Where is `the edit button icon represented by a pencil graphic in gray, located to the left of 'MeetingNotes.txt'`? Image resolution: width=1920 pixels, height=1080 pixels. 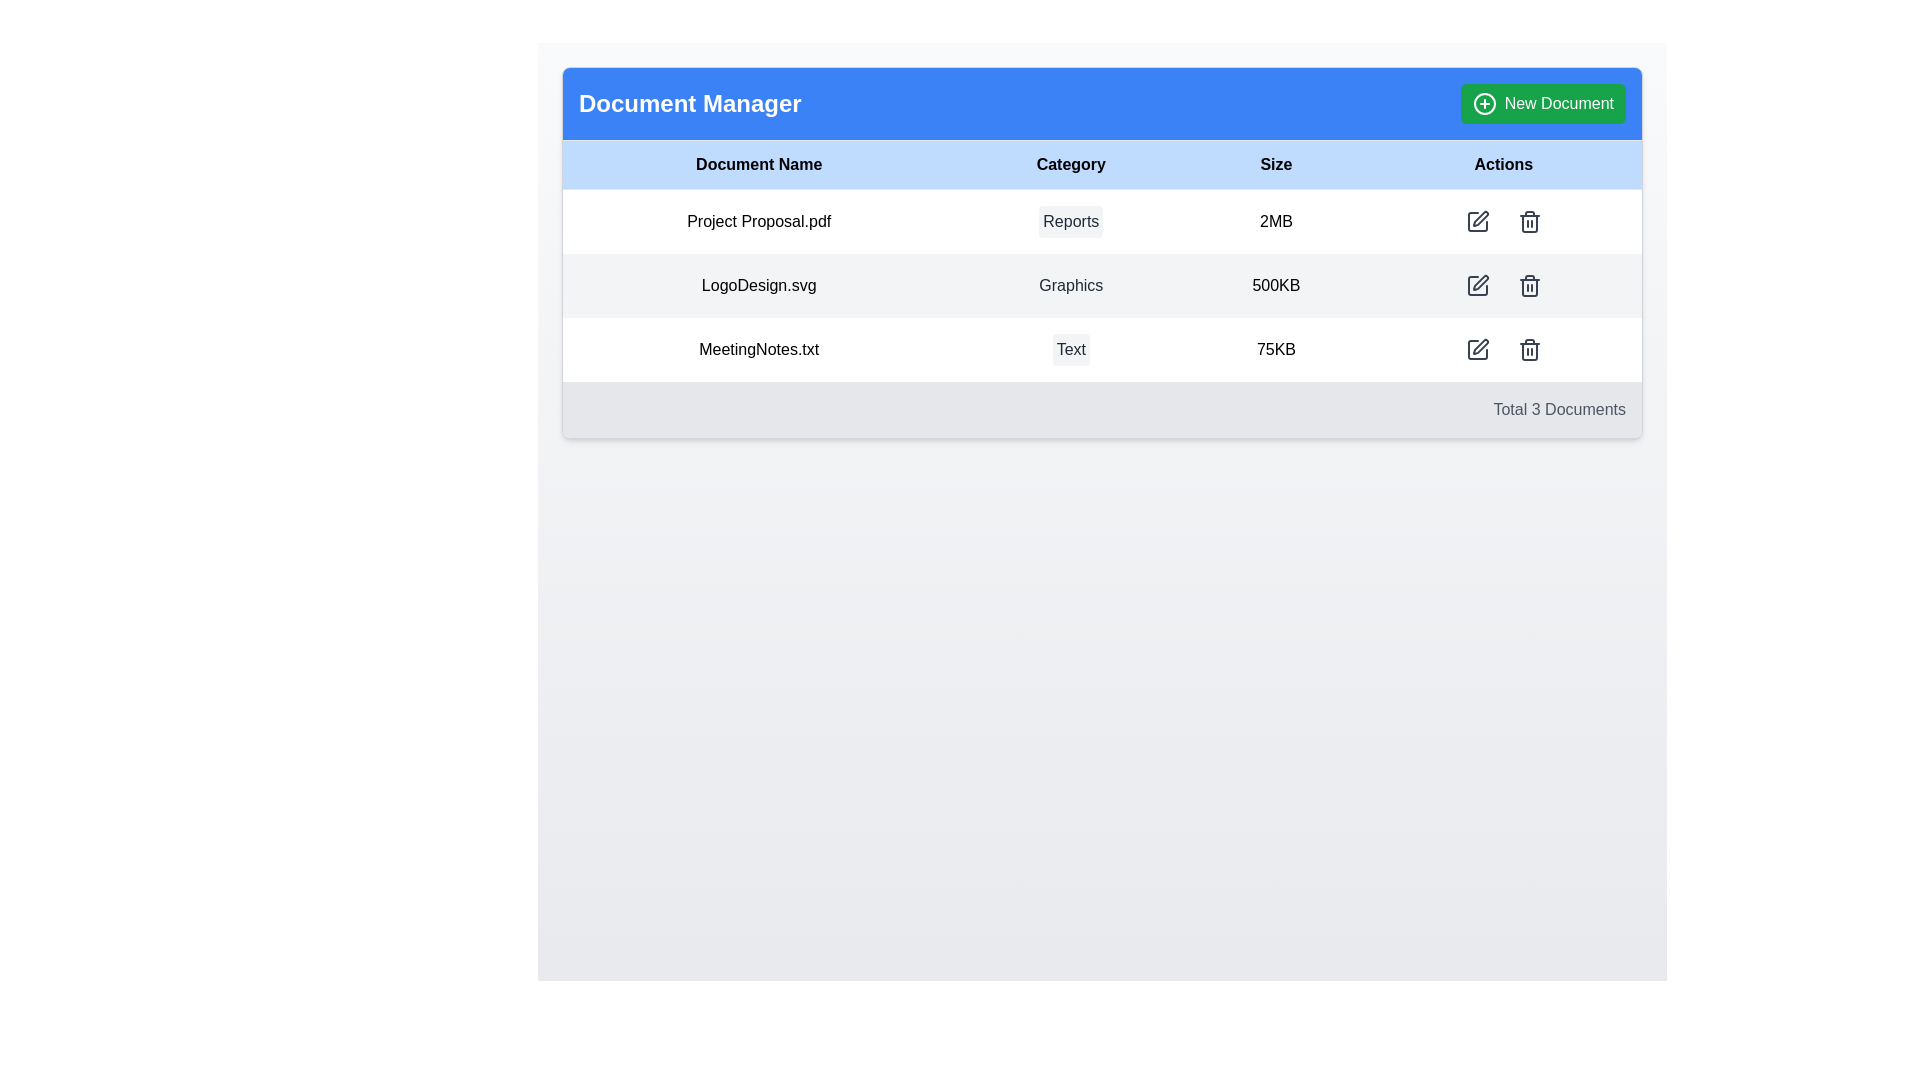 the edit button icon represented by a pencil graphic in gray, located to the left of 'MeetingNotes.txt' is located at coordinates (1477, 349).